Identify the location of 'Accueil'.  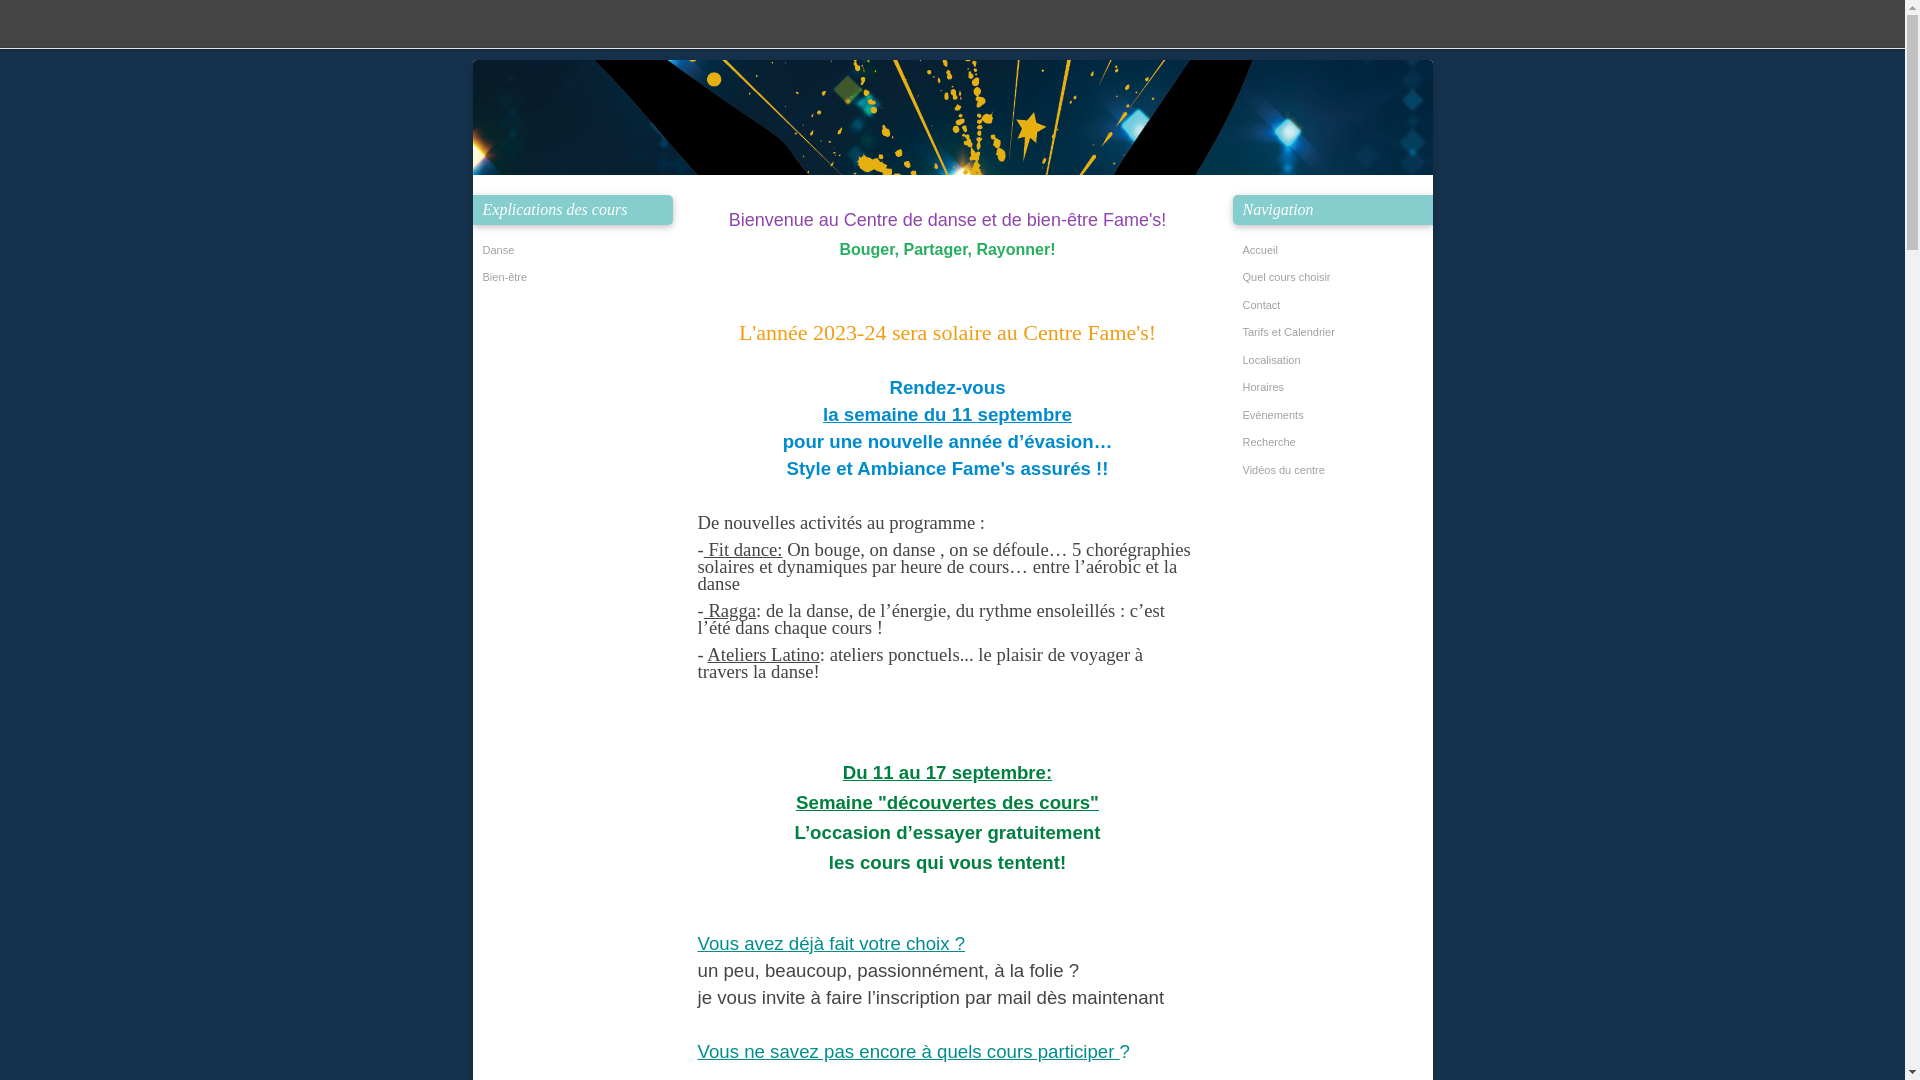
(1335, 249).